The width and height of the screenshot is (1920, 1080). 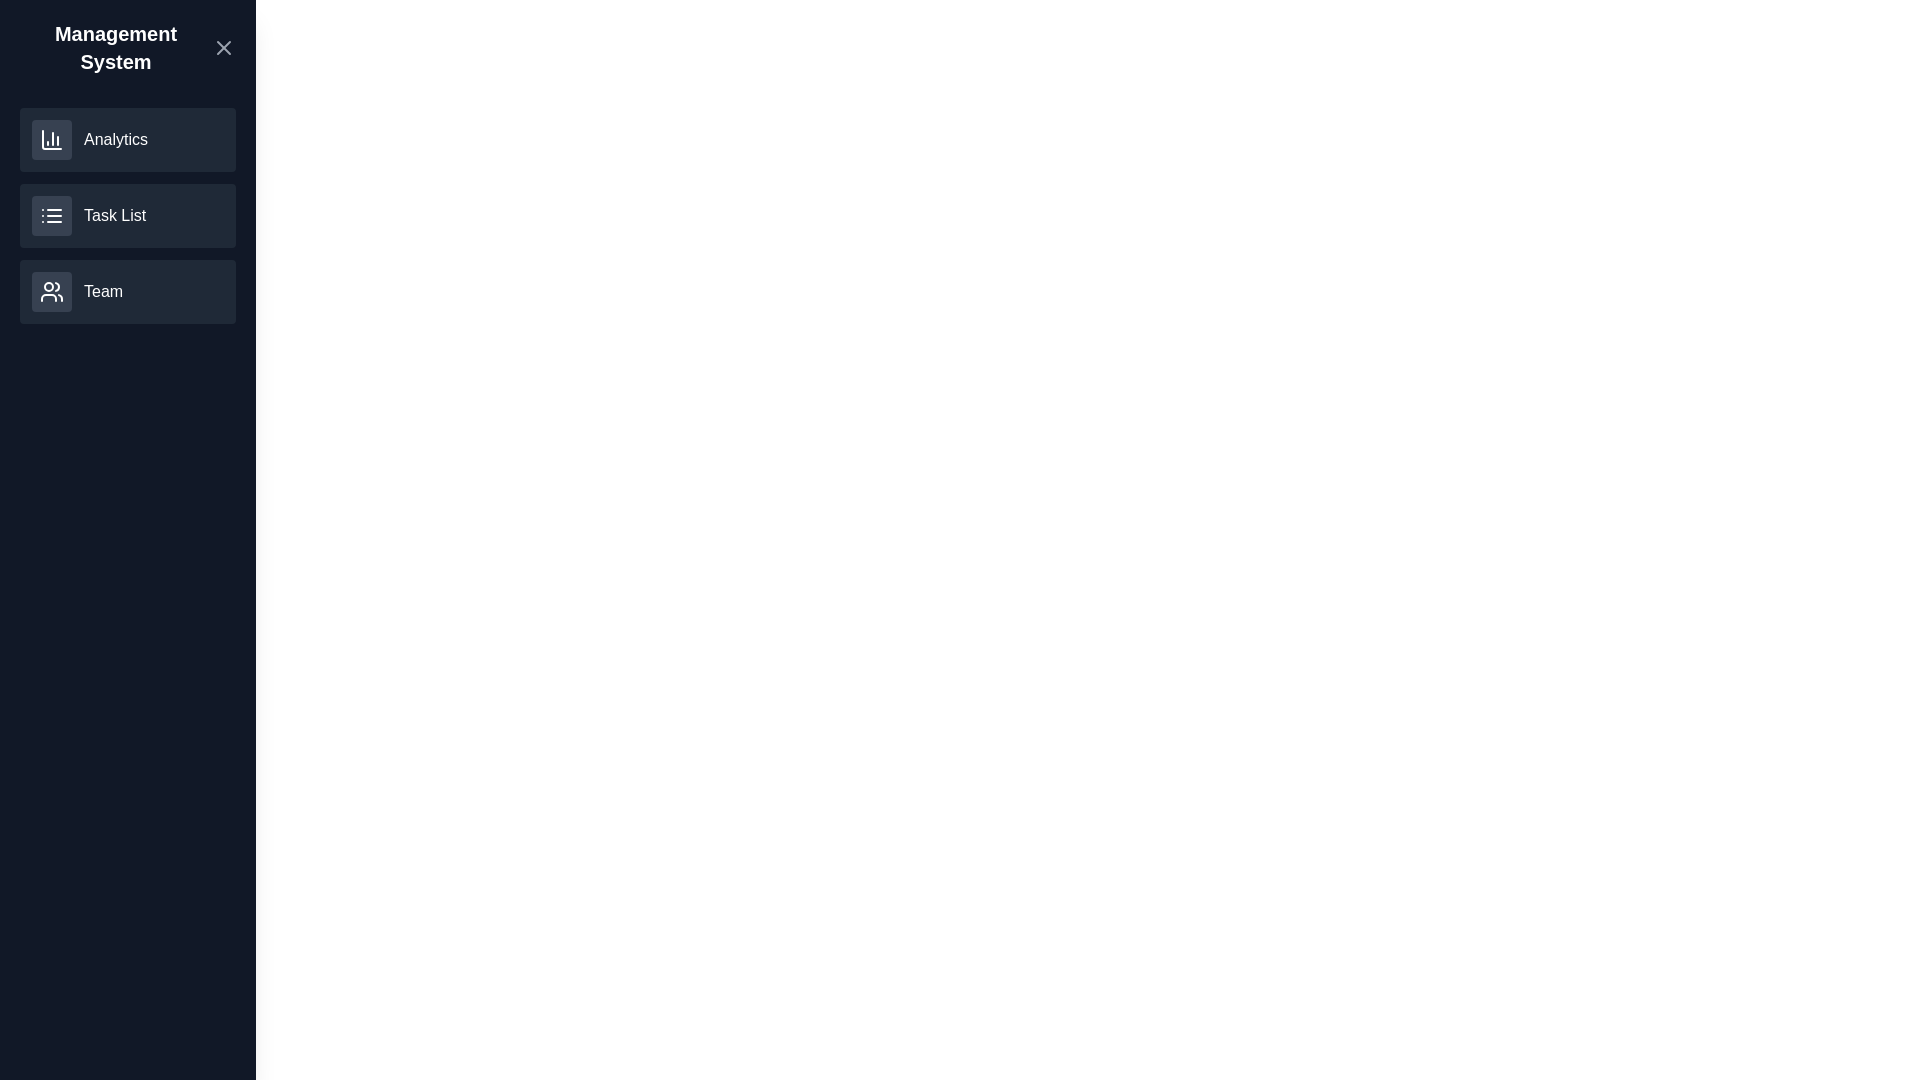 I want to click on the 'Team' section to select it, so click(x=127, y=292).